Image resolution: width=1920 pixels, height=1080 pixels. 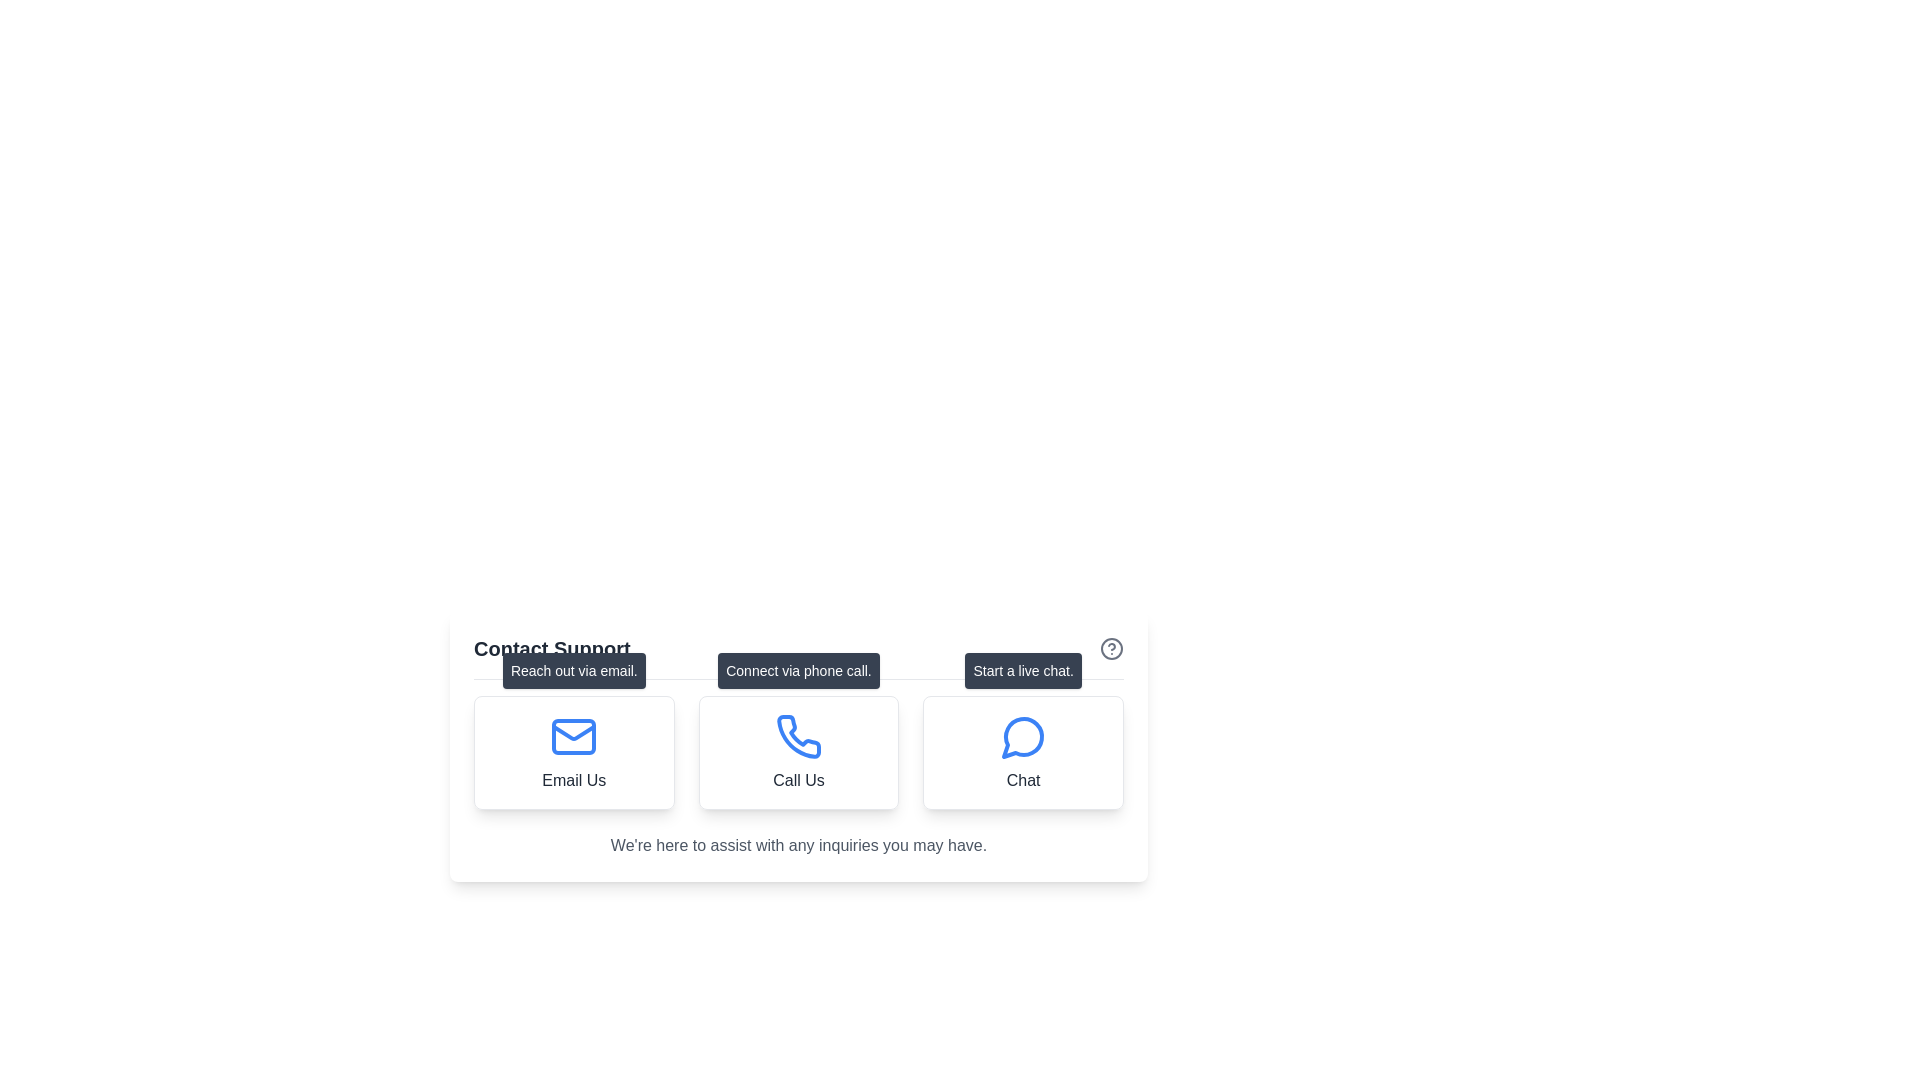 What do you see at coordinates (797, 736) in the screenshot?
I see `the telephone receiver icon with a blue outline located in the contact options section, positioned above the 'Call Us' text` at bounding box center [797, 736].